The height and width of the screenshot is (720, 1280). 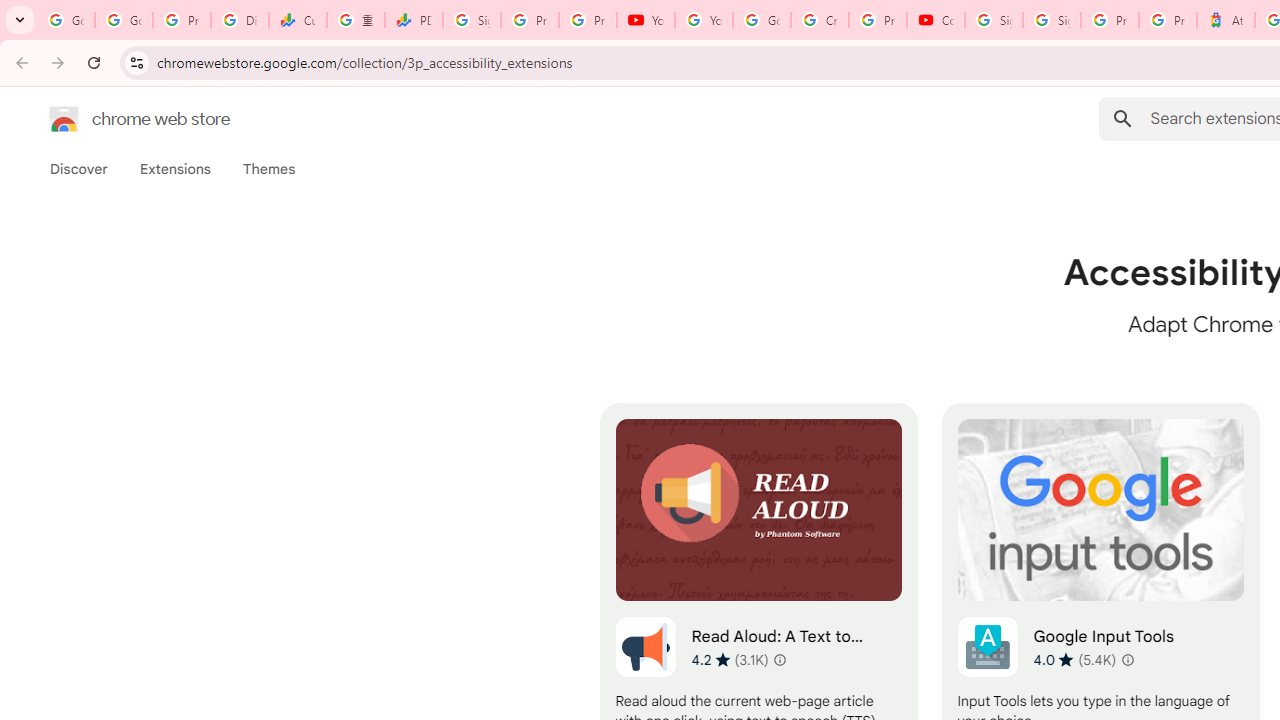 What do you see at coordinates (935, 20) in the screenshot?
I see `'Content Creator Programs & Opportunities - YouTube Creators'` at bounding box center [935, 20].